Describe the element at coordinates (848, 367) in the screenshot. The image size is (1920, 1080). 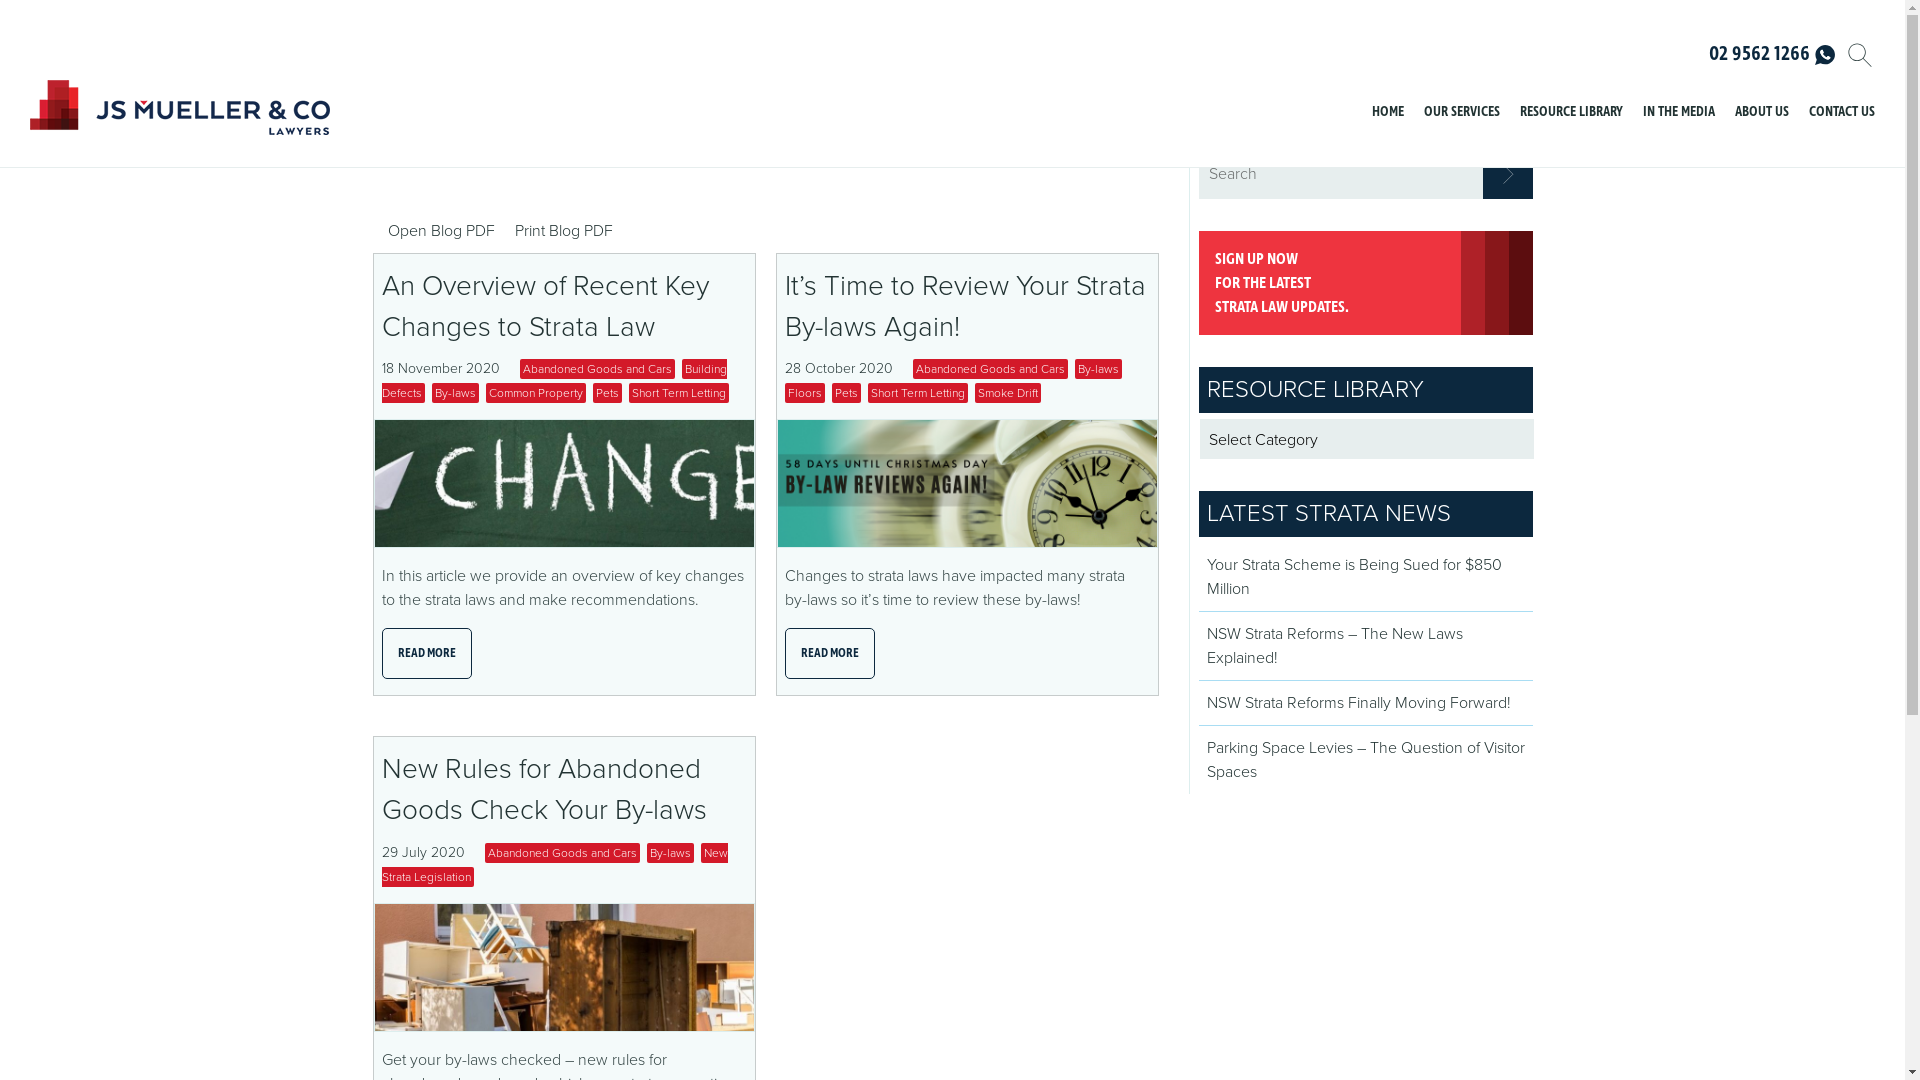
I see `'28 October 2020'` at that location.